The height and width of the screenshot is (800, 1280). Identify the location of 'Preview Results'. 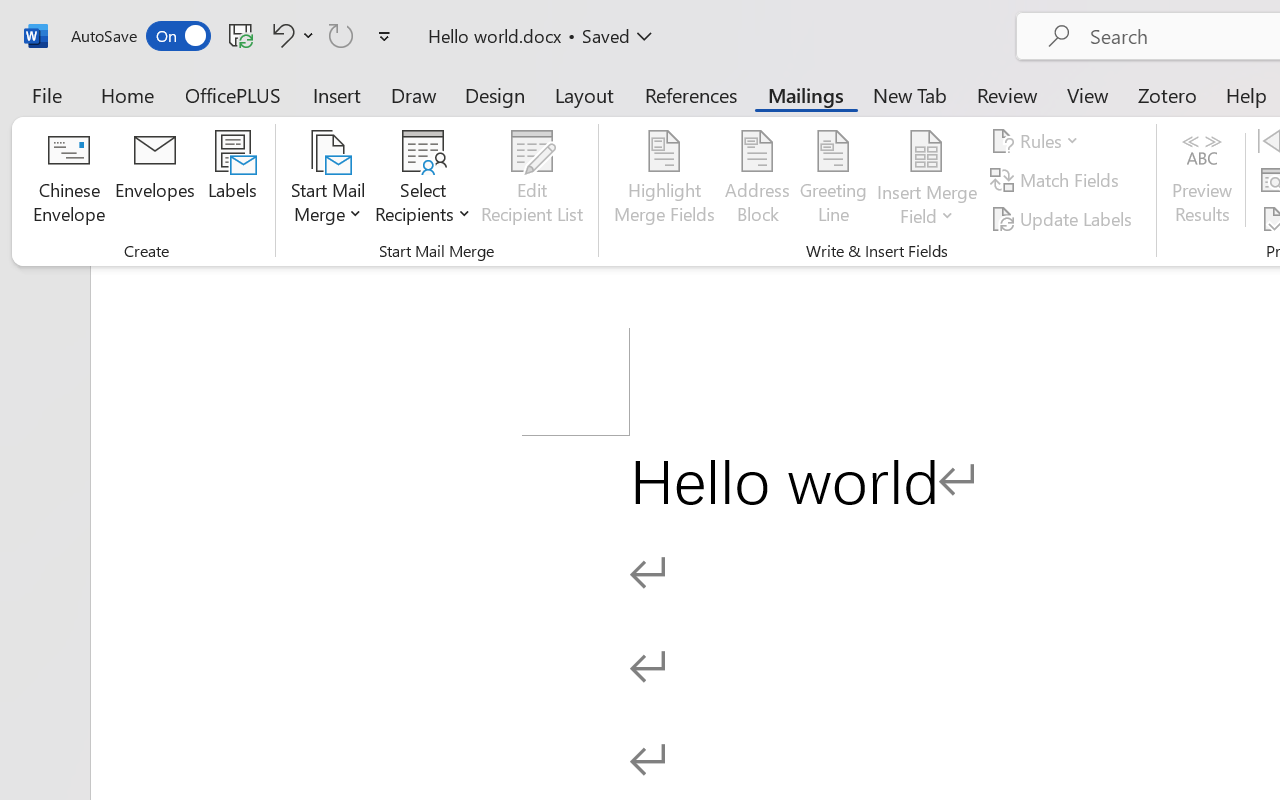
(1201, 179).